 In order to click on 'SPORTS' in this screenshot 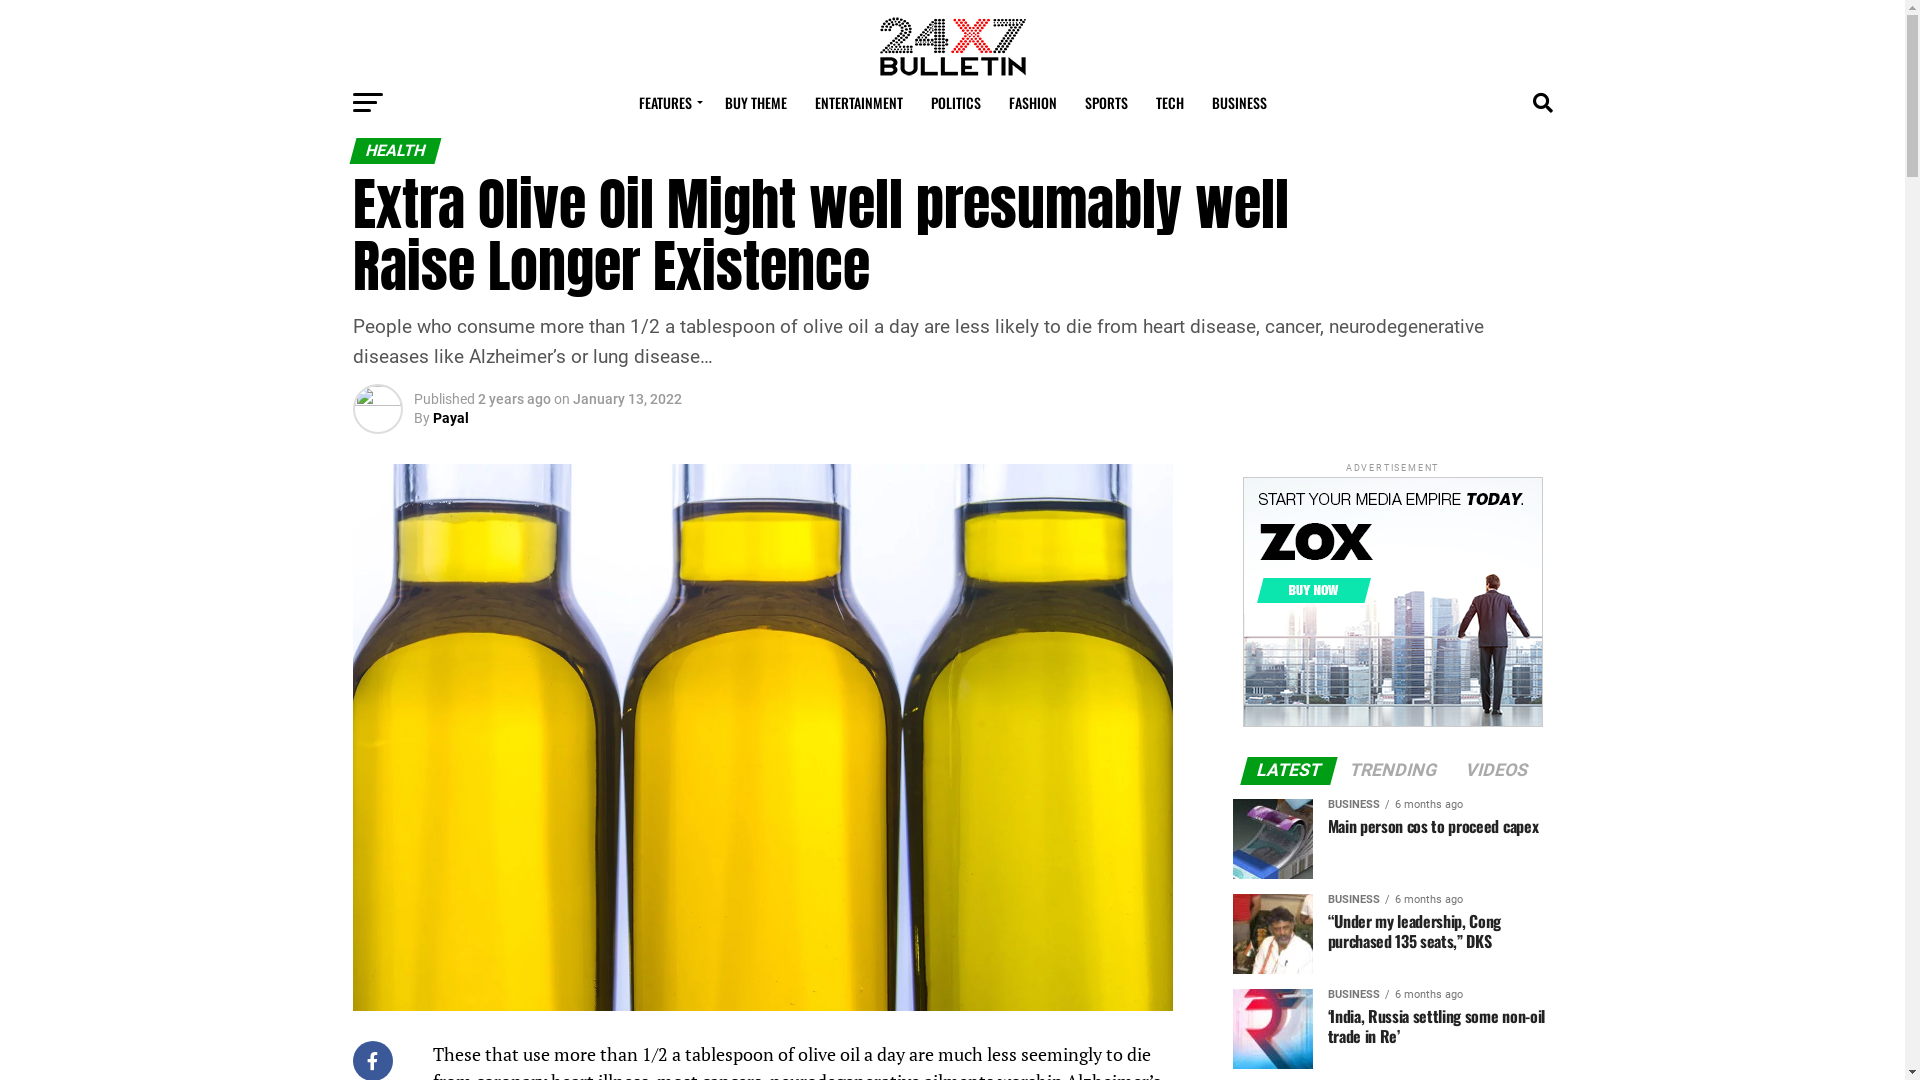, I will do `click(1070, 103)`.